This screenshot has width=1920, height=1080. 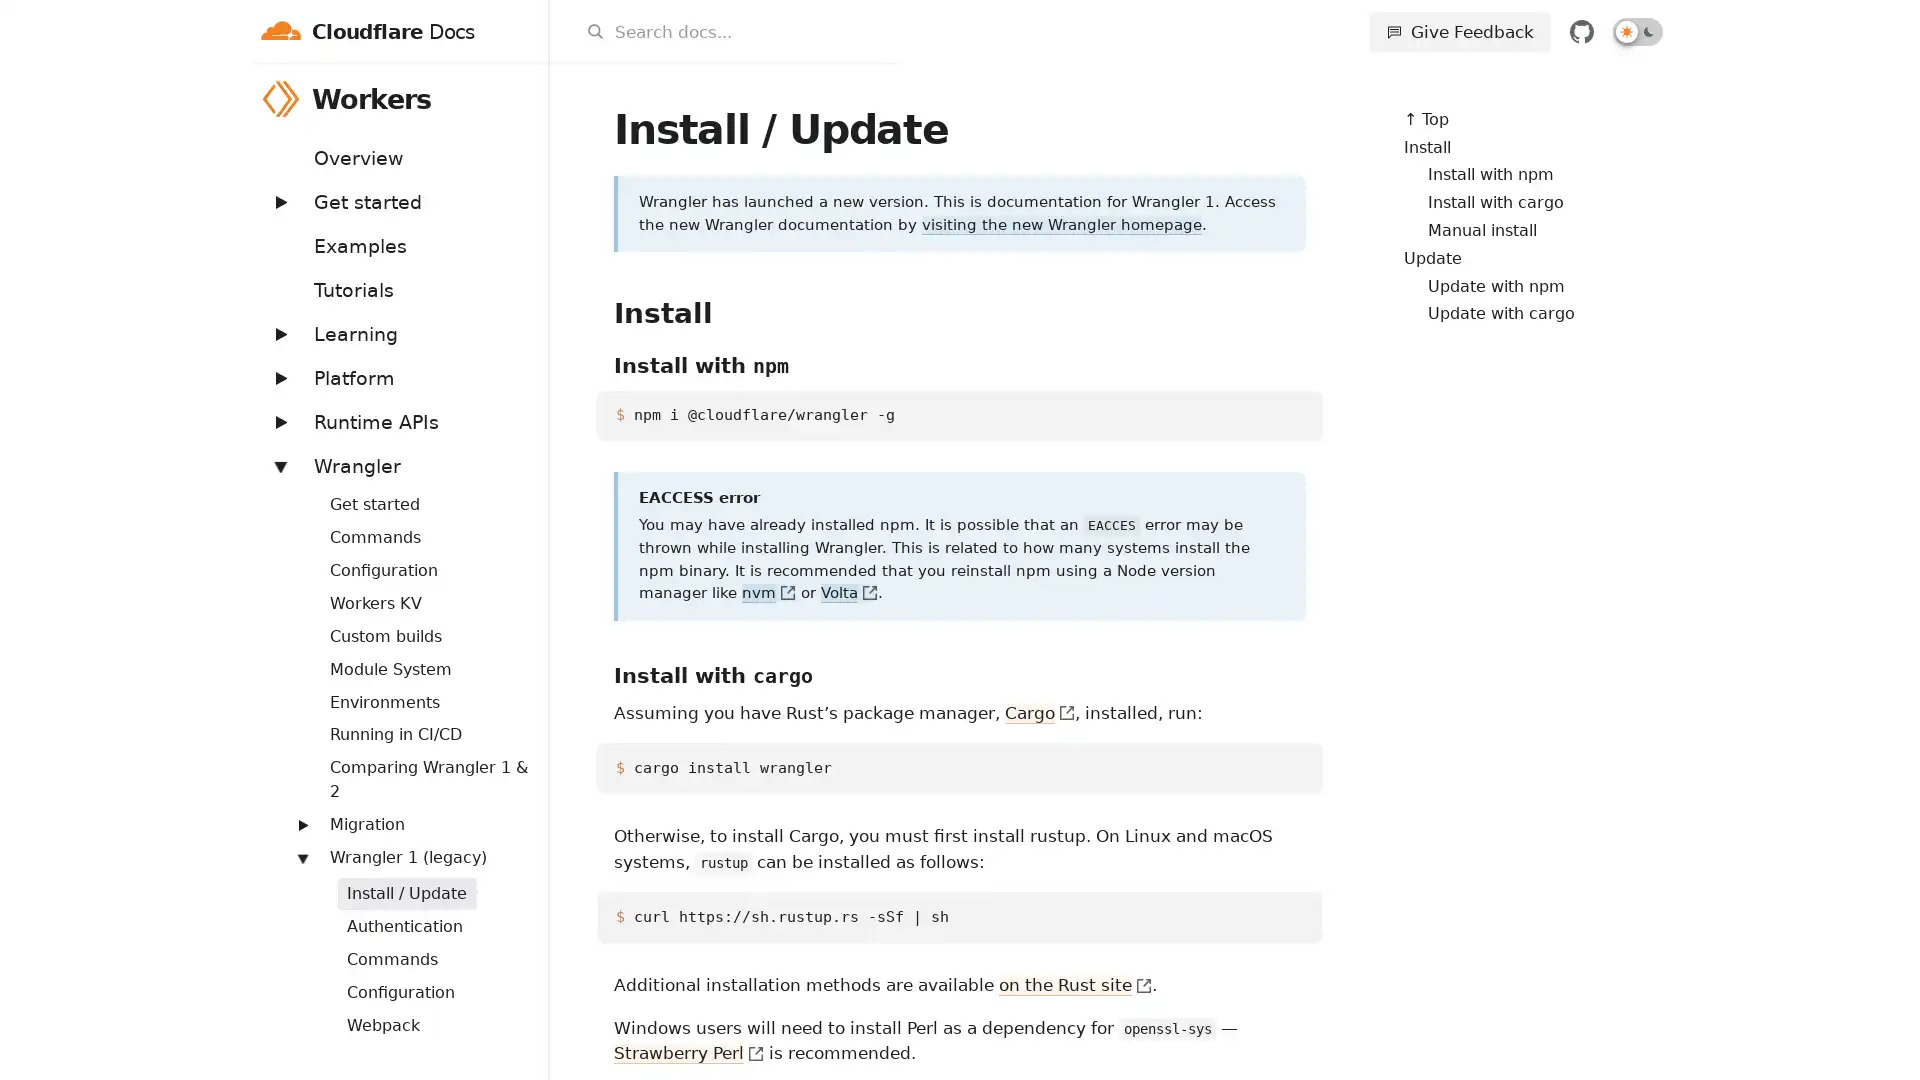 I want to click on Workers menu, so click(x=522, y=98).